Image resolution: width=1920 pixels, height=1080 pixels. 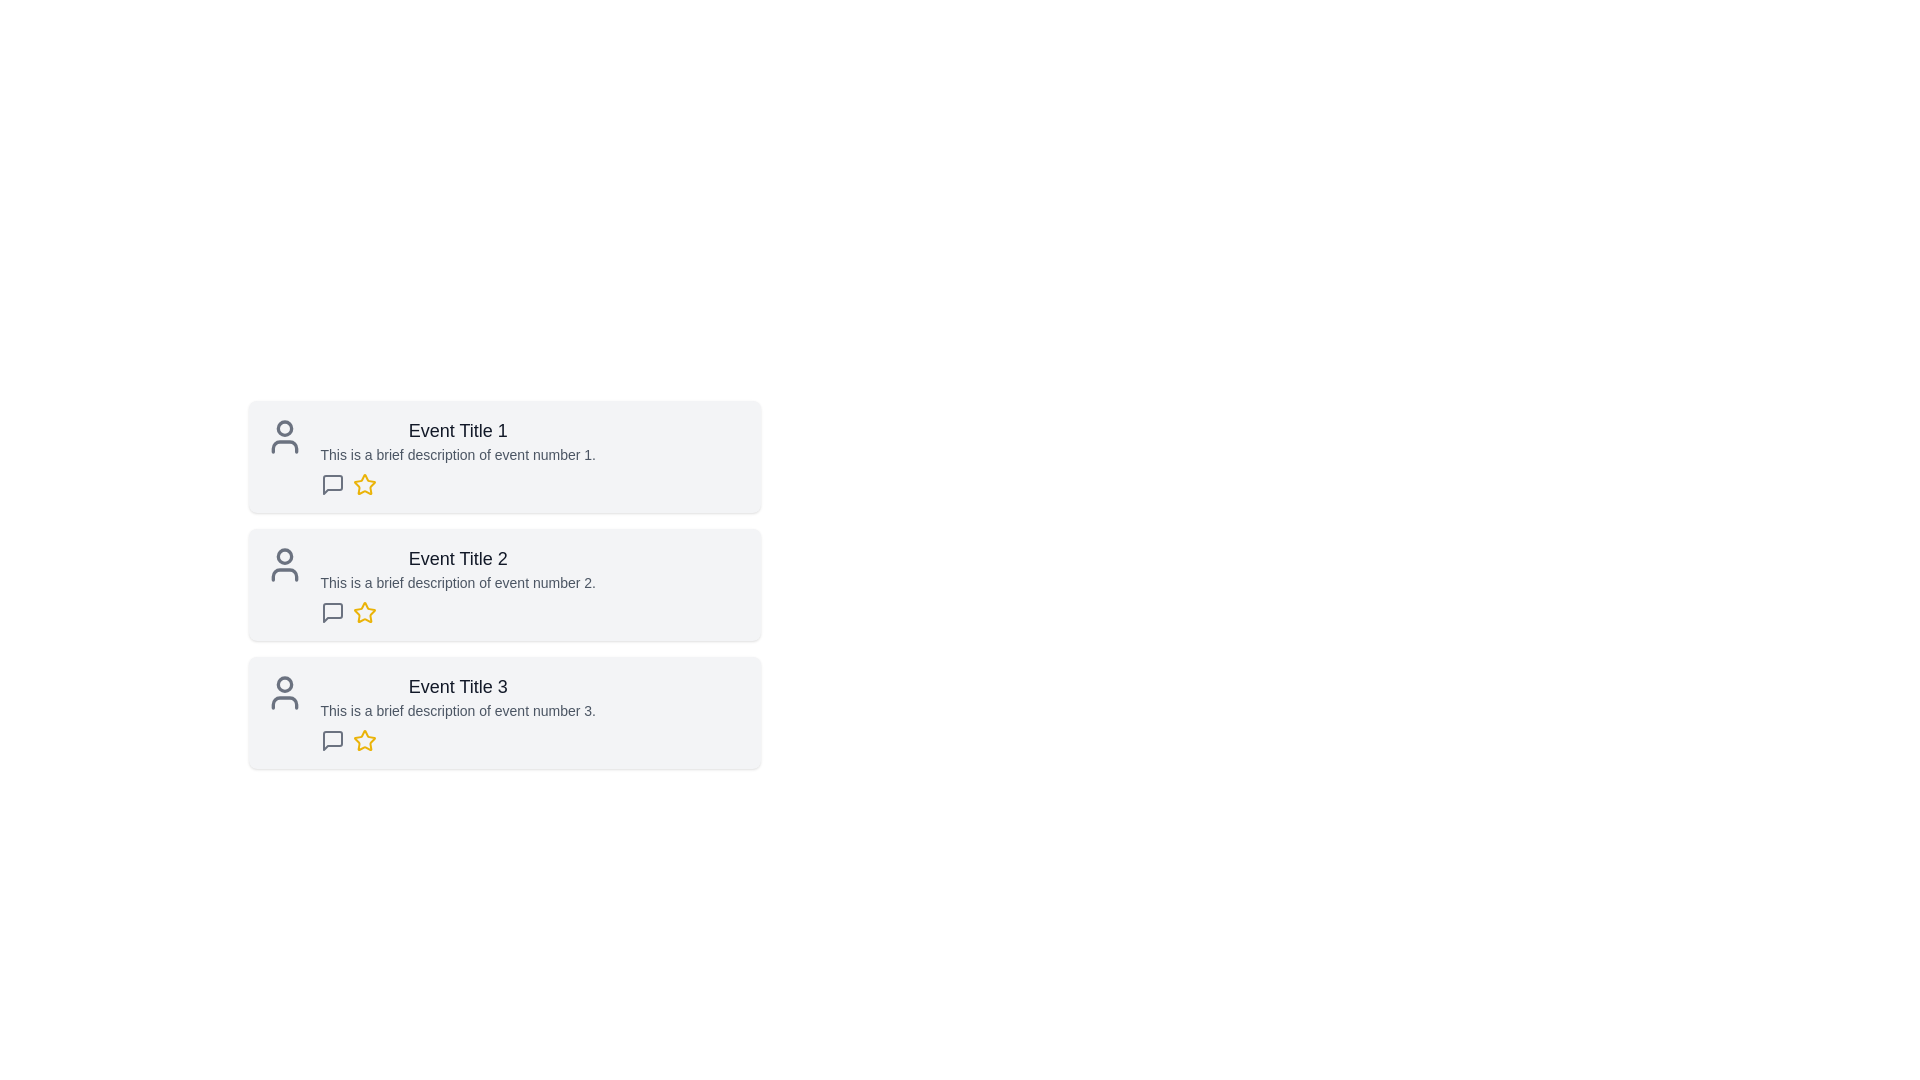 What do you see at coordinates (332, 612) in the screenshot?
I see `the first icon in the row of two icons associated with commenting or messaging functionality in the second event card to initiate a related action` at bounding box center [332, 612].